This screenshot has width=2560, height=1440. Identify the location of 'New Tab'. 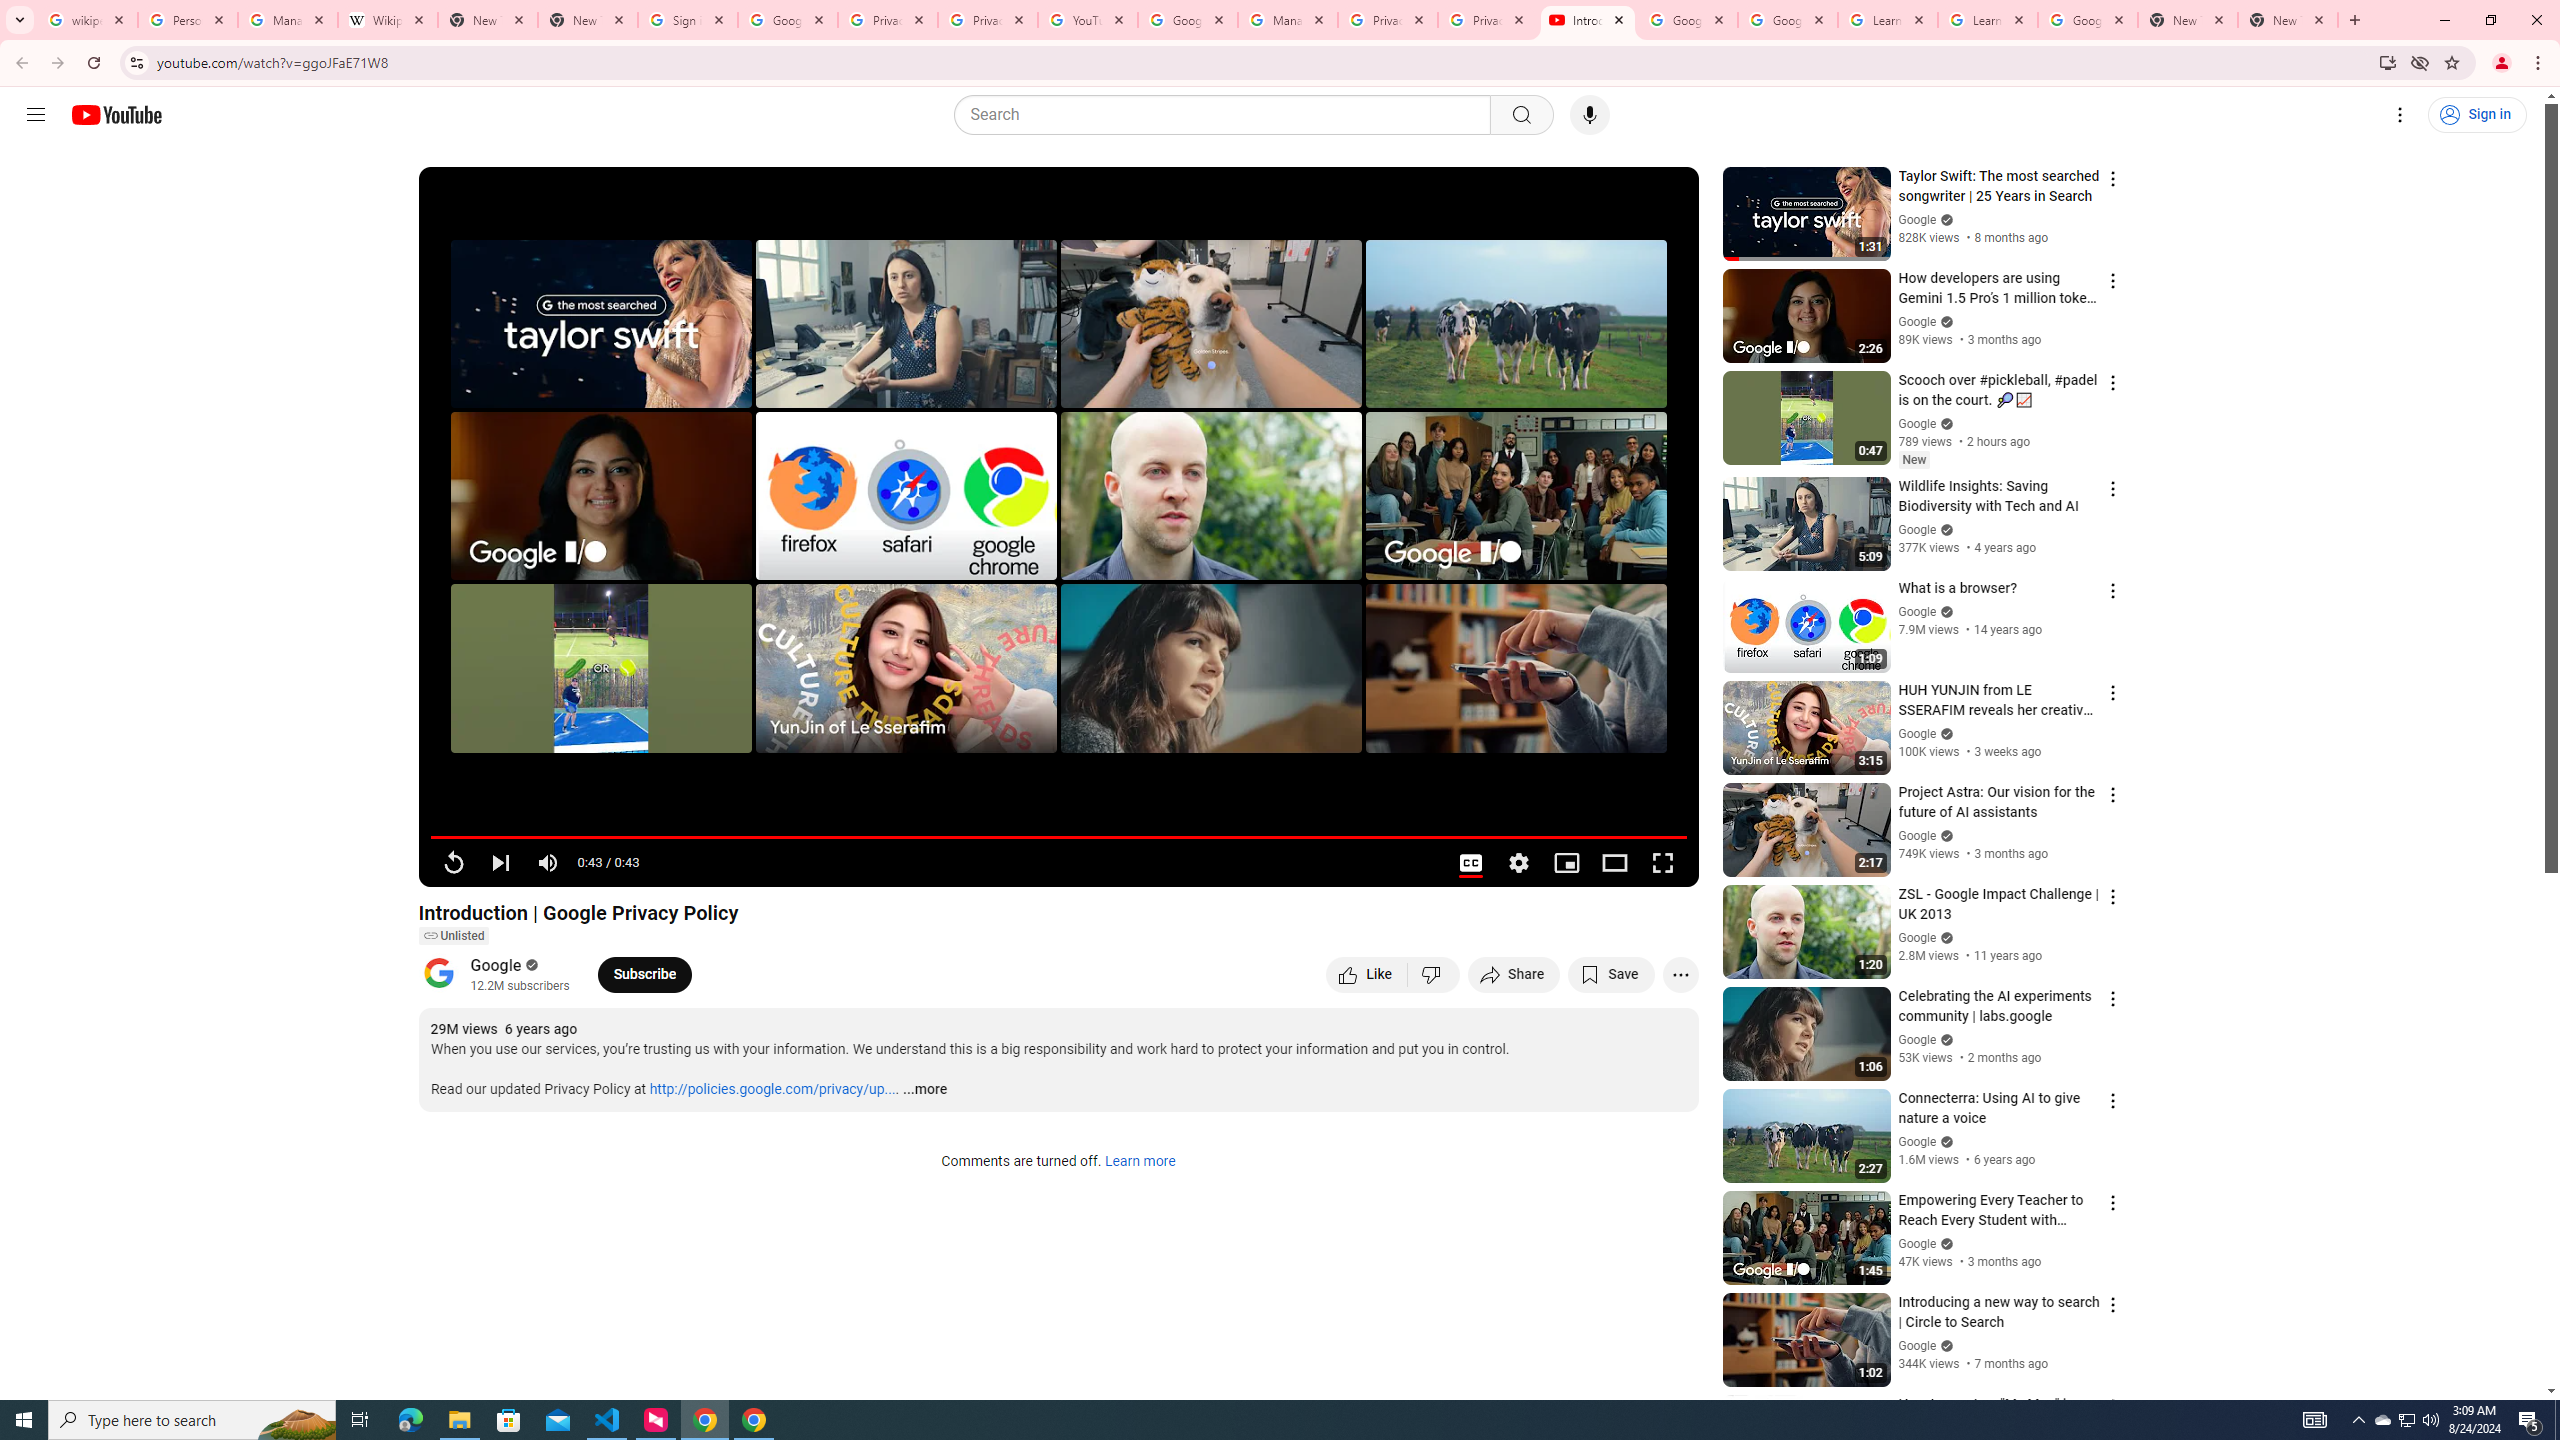
(2287, 19).